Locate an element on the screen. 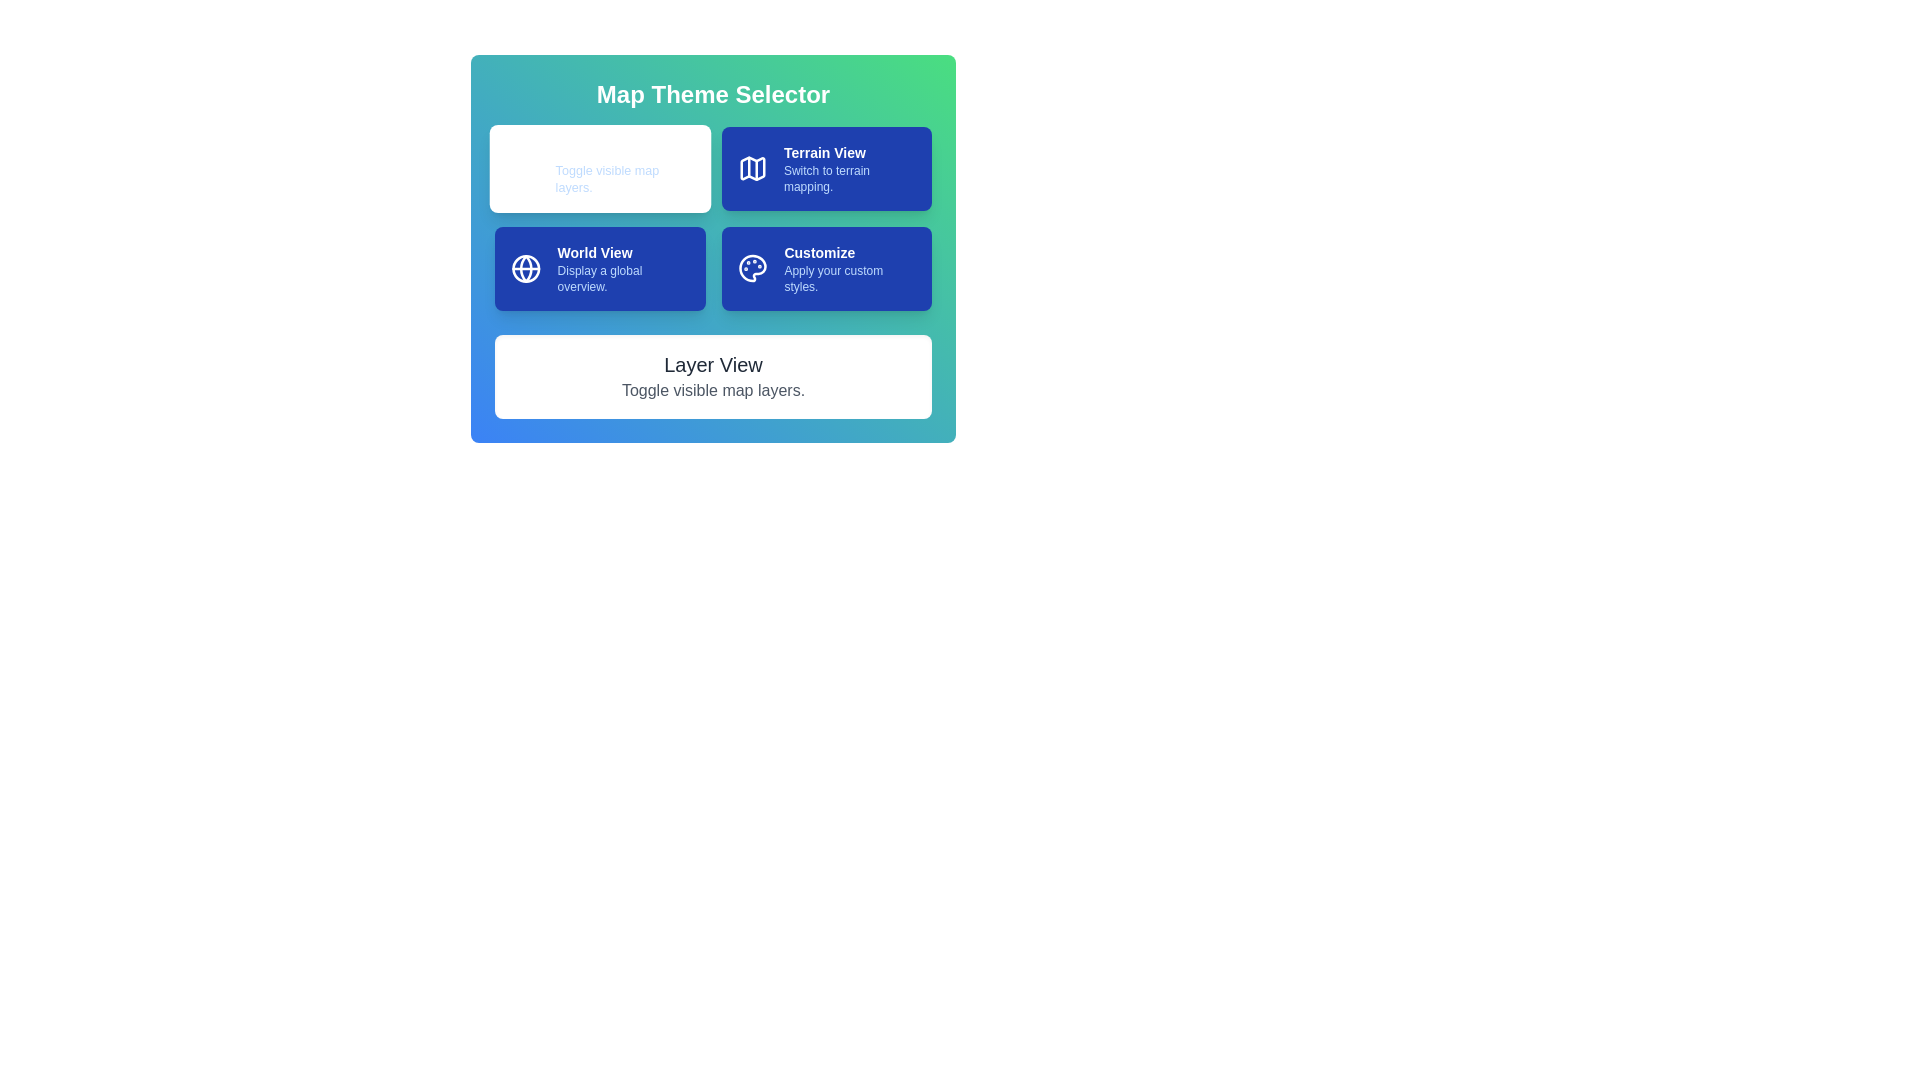 This screenshot has width=1920, height=1080. the 'Customize' text-label component located within the blue rectangular button in the 'Map Theme Selector' interface is located at coordinates (850, 268).